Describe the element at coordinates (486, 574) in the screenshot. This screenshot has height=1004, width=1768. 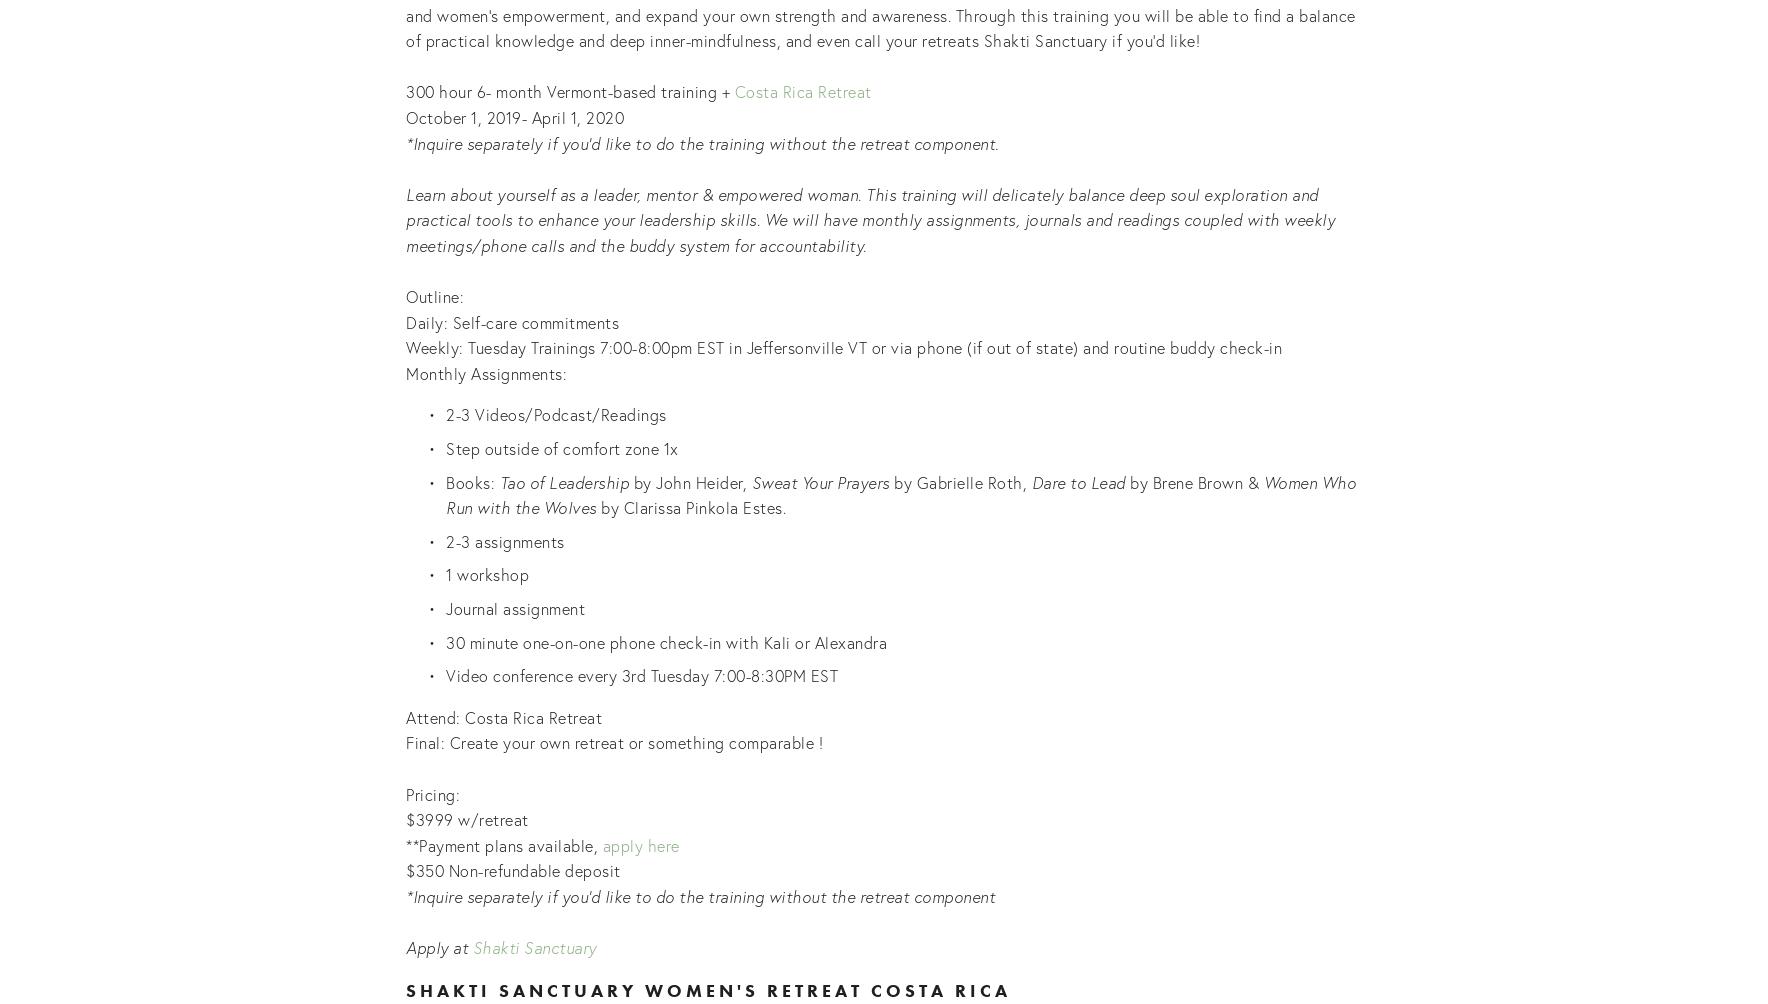
I see `'1 workshop'` at that location.